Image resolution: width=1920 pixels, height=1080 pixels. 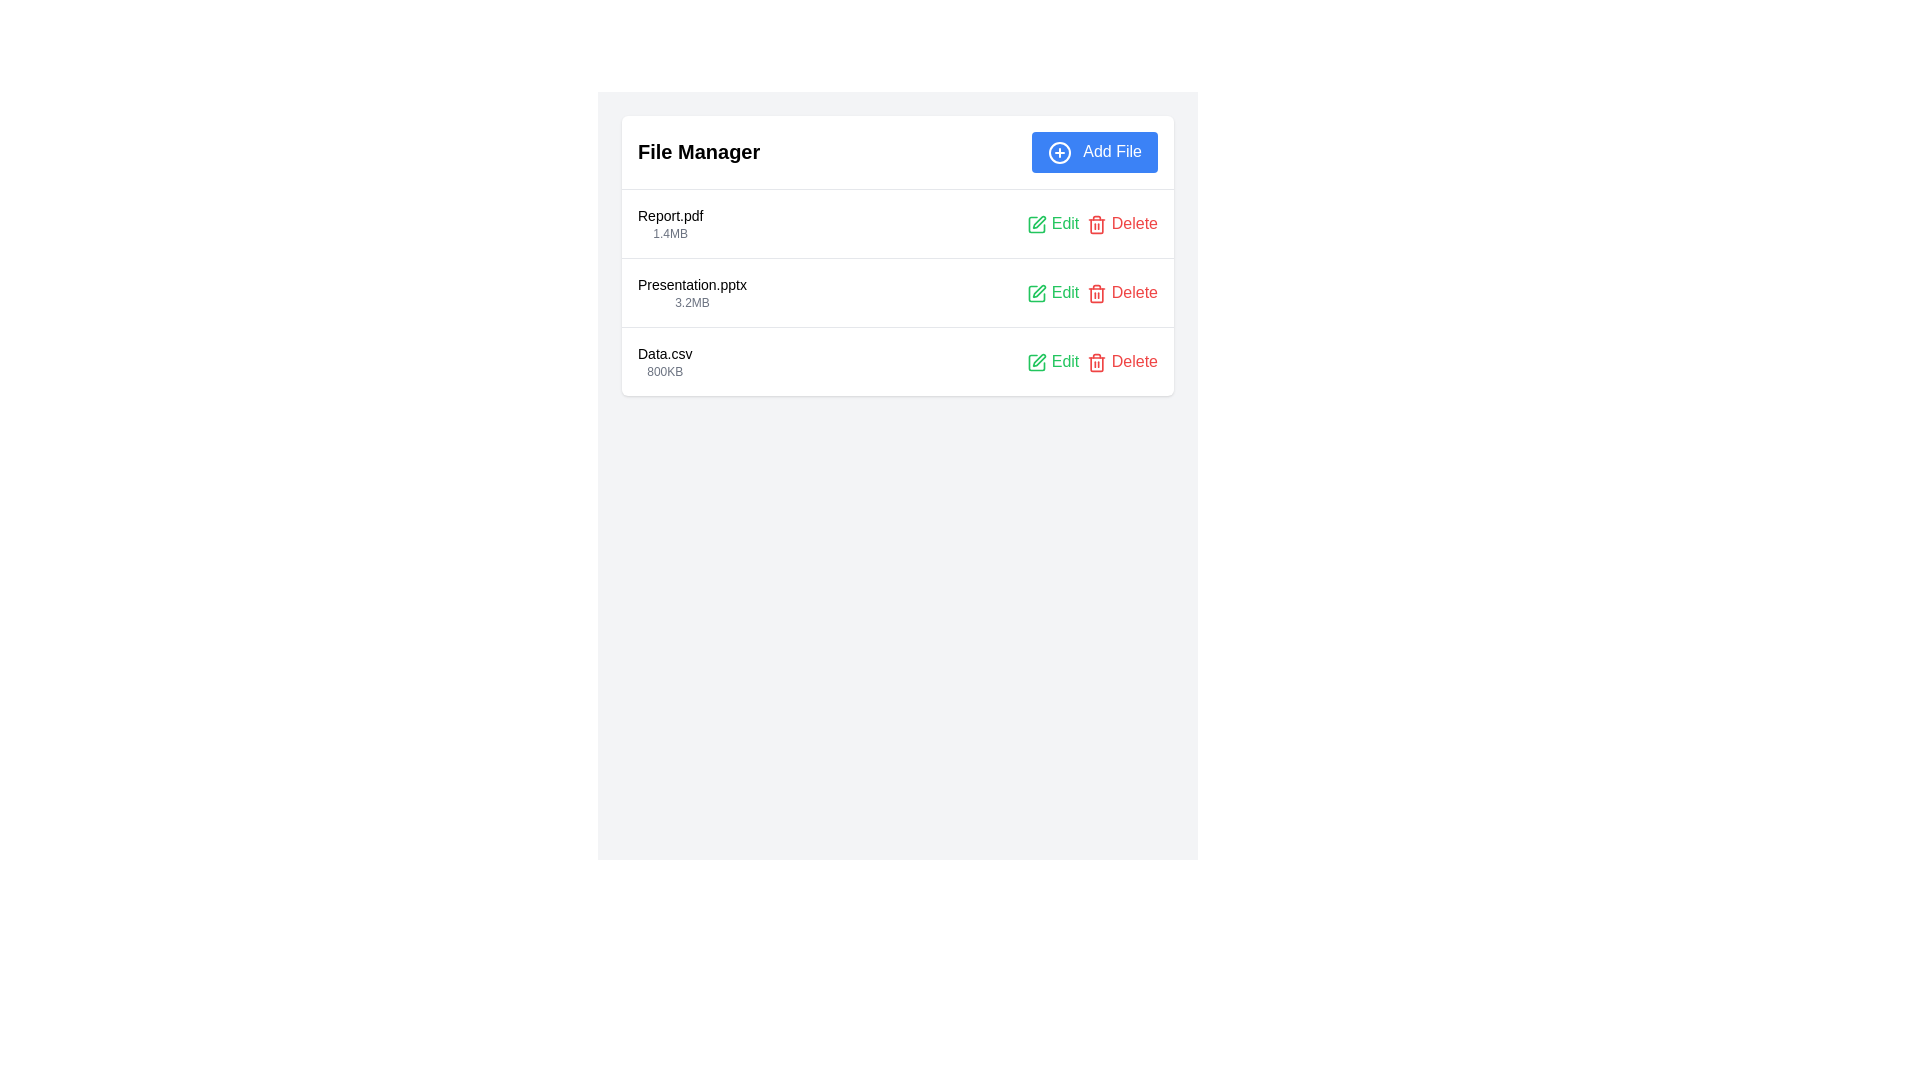 I want to click on the green square icon button with a pencil inside, located next to 'Report.pdf', so click(x=1037, y=224).